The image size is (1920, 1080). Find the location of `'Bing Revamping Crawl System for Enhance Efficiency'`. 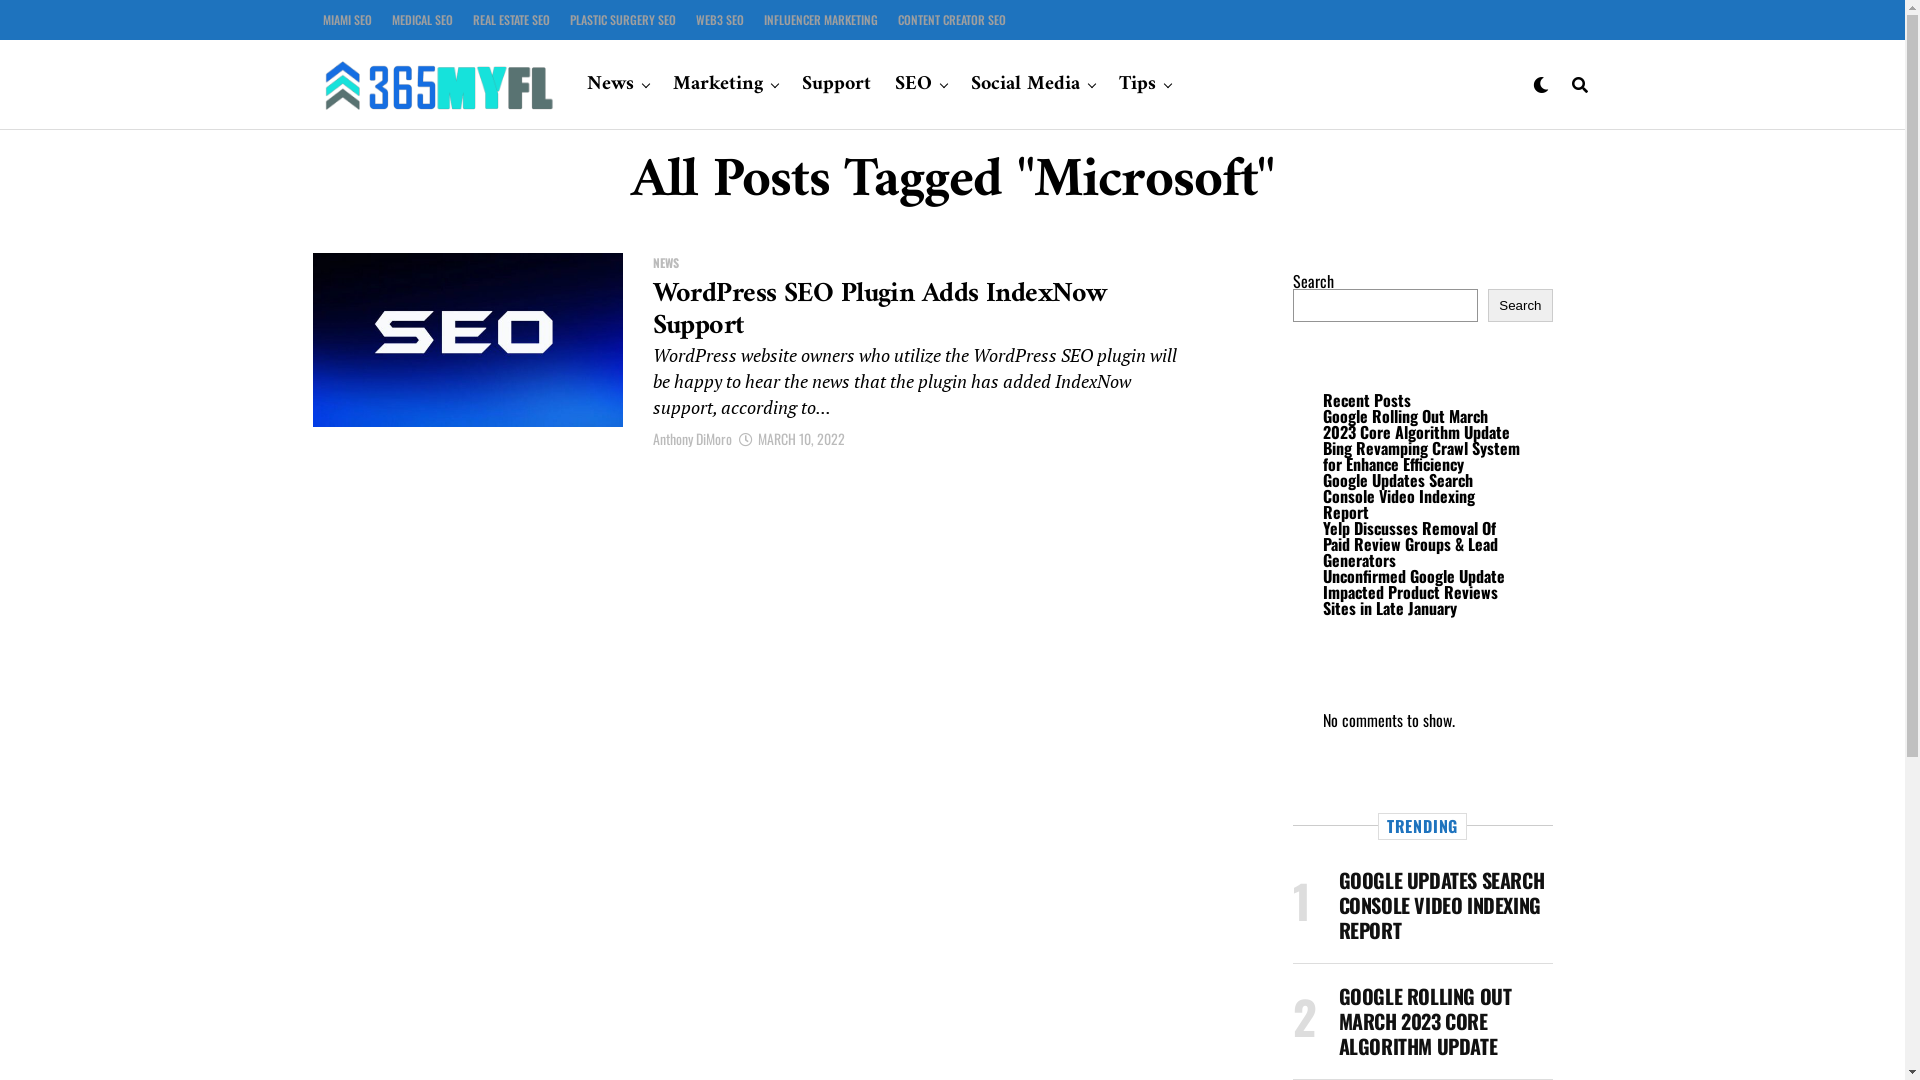

'Bing Revamping Crawl System for Enhance Efficiency' is located at coordinates (1321, 455).